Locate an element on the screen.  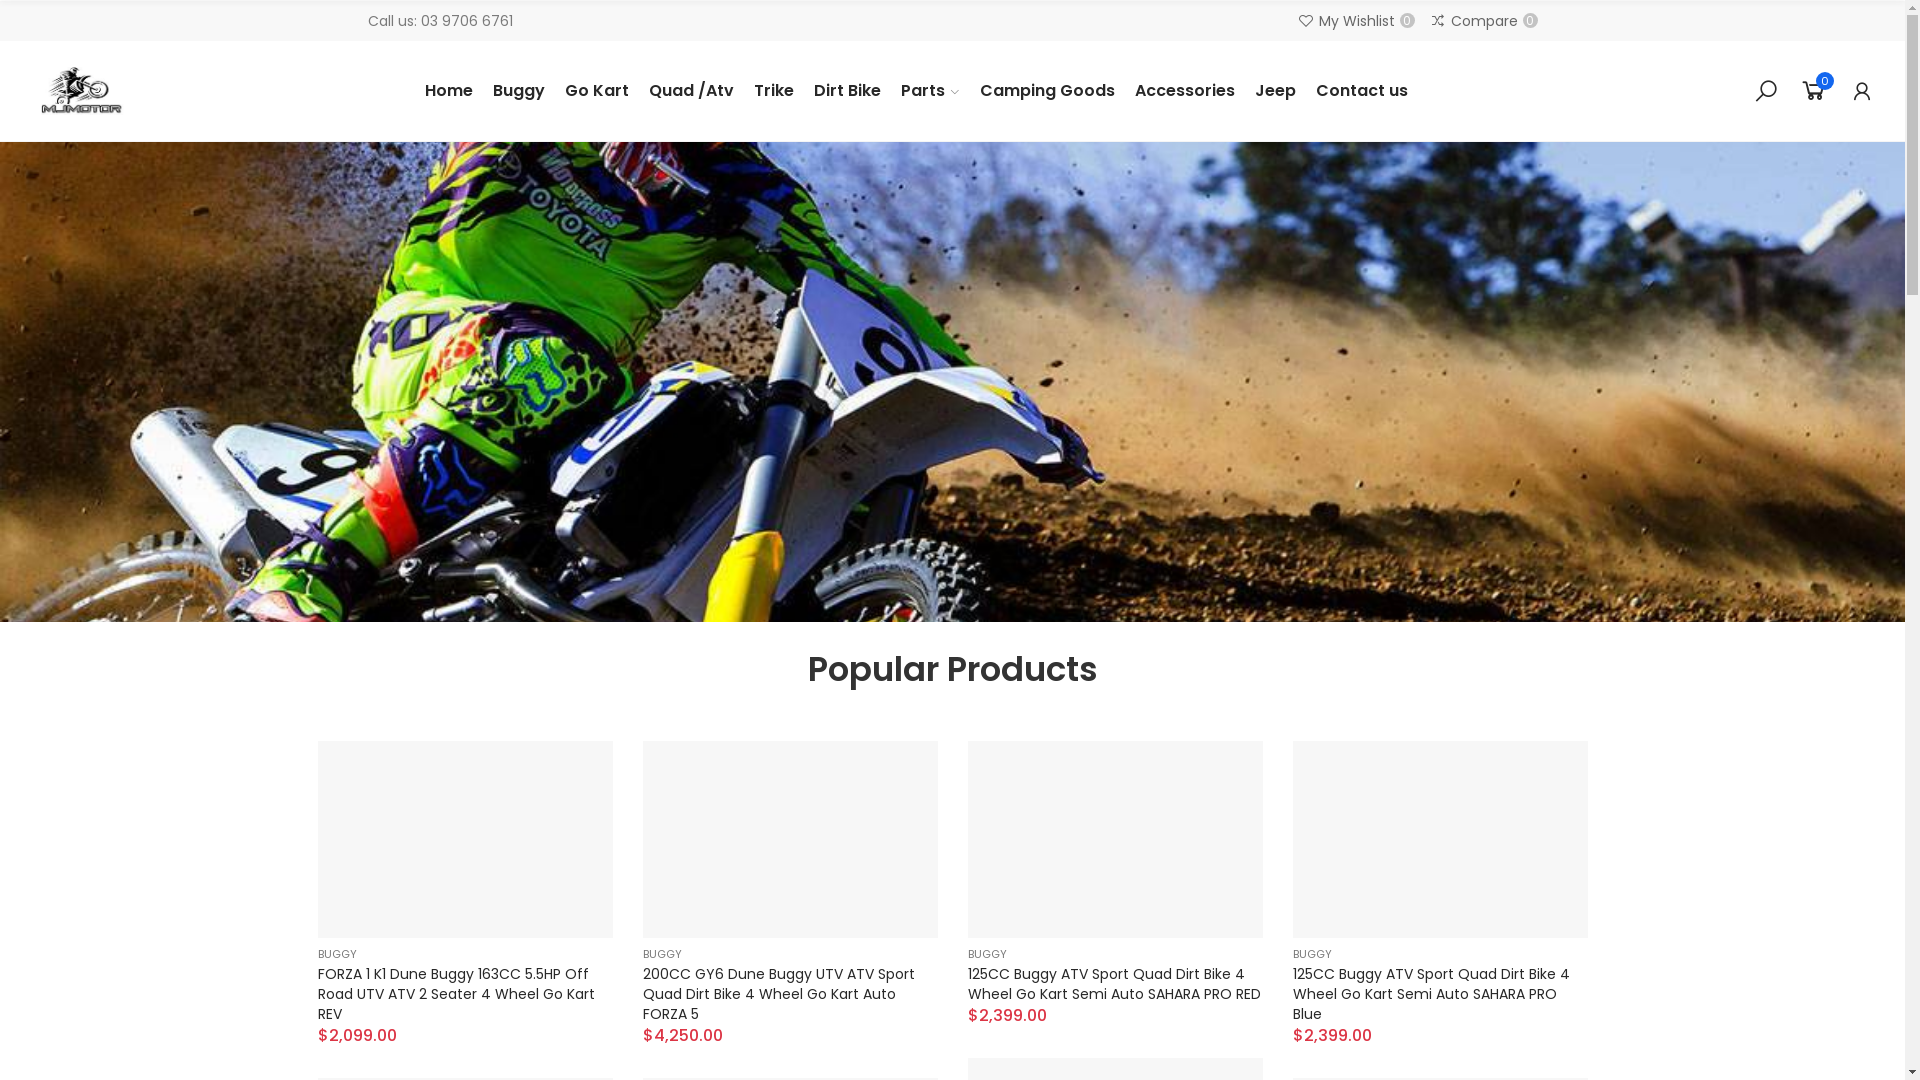
'Jeep' is located at coordinates (1274, 91).